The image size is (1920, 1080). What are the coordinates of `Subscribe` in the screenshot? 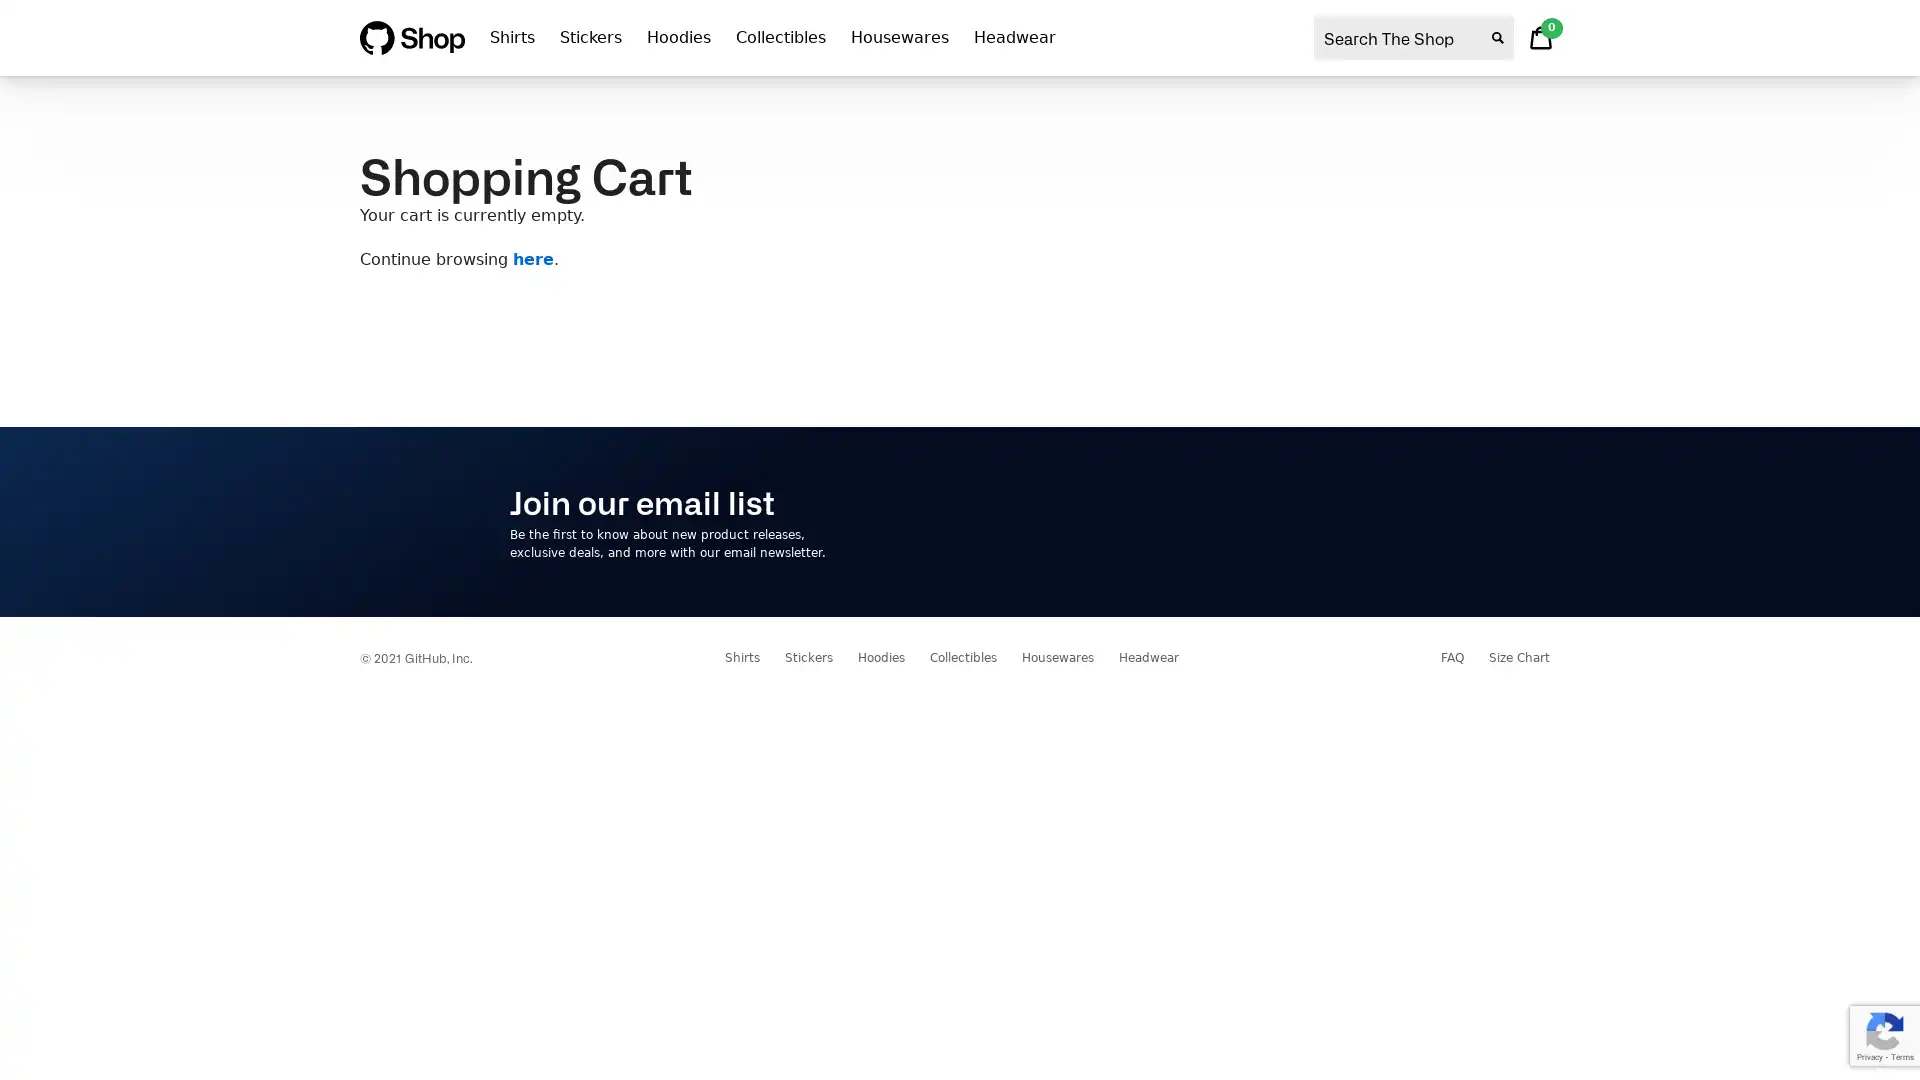 It's located at (1349, 519).